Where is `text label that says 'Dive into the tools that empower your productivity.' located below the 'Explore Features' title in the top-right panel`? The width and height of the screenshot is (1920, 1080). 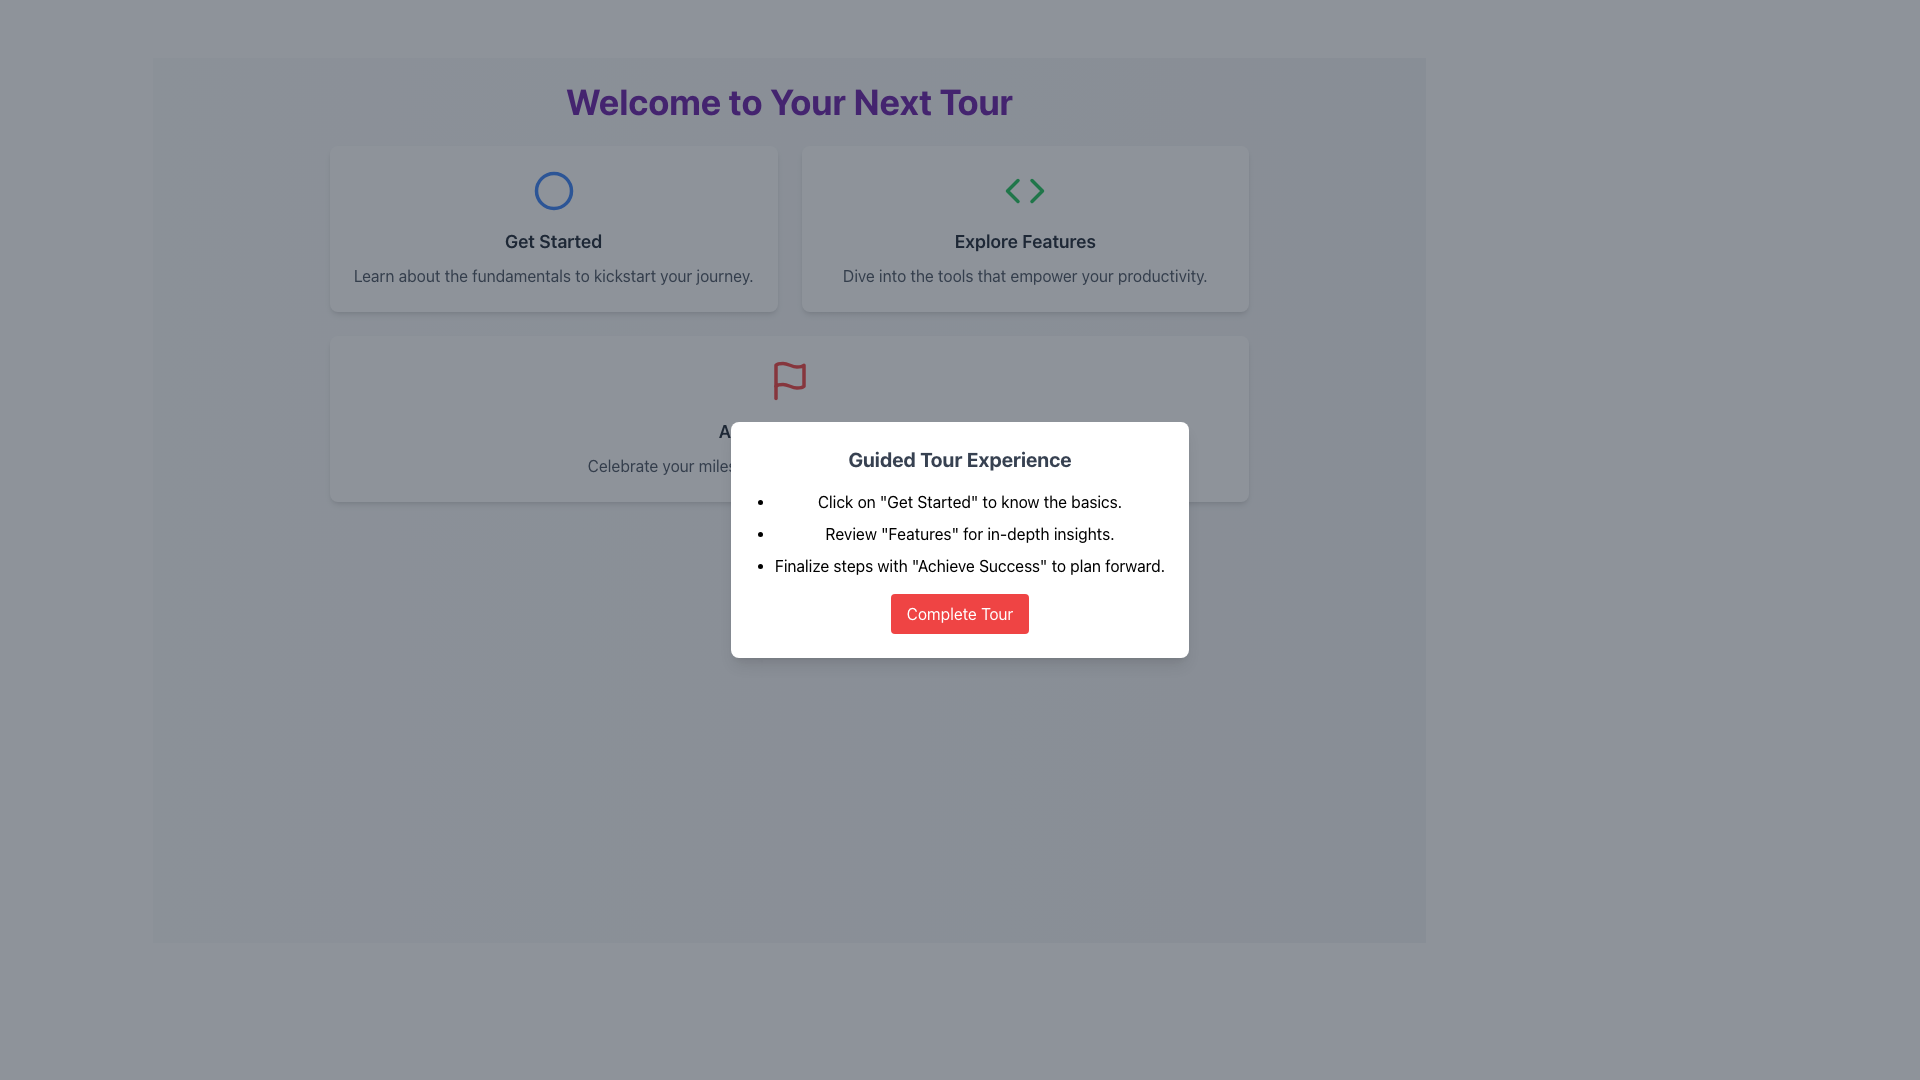
text label that says 'Dive into the tools that empower your productivity.' located below the 'Explore Features' title in the top-right panel is located at coordinates (1025, 276).